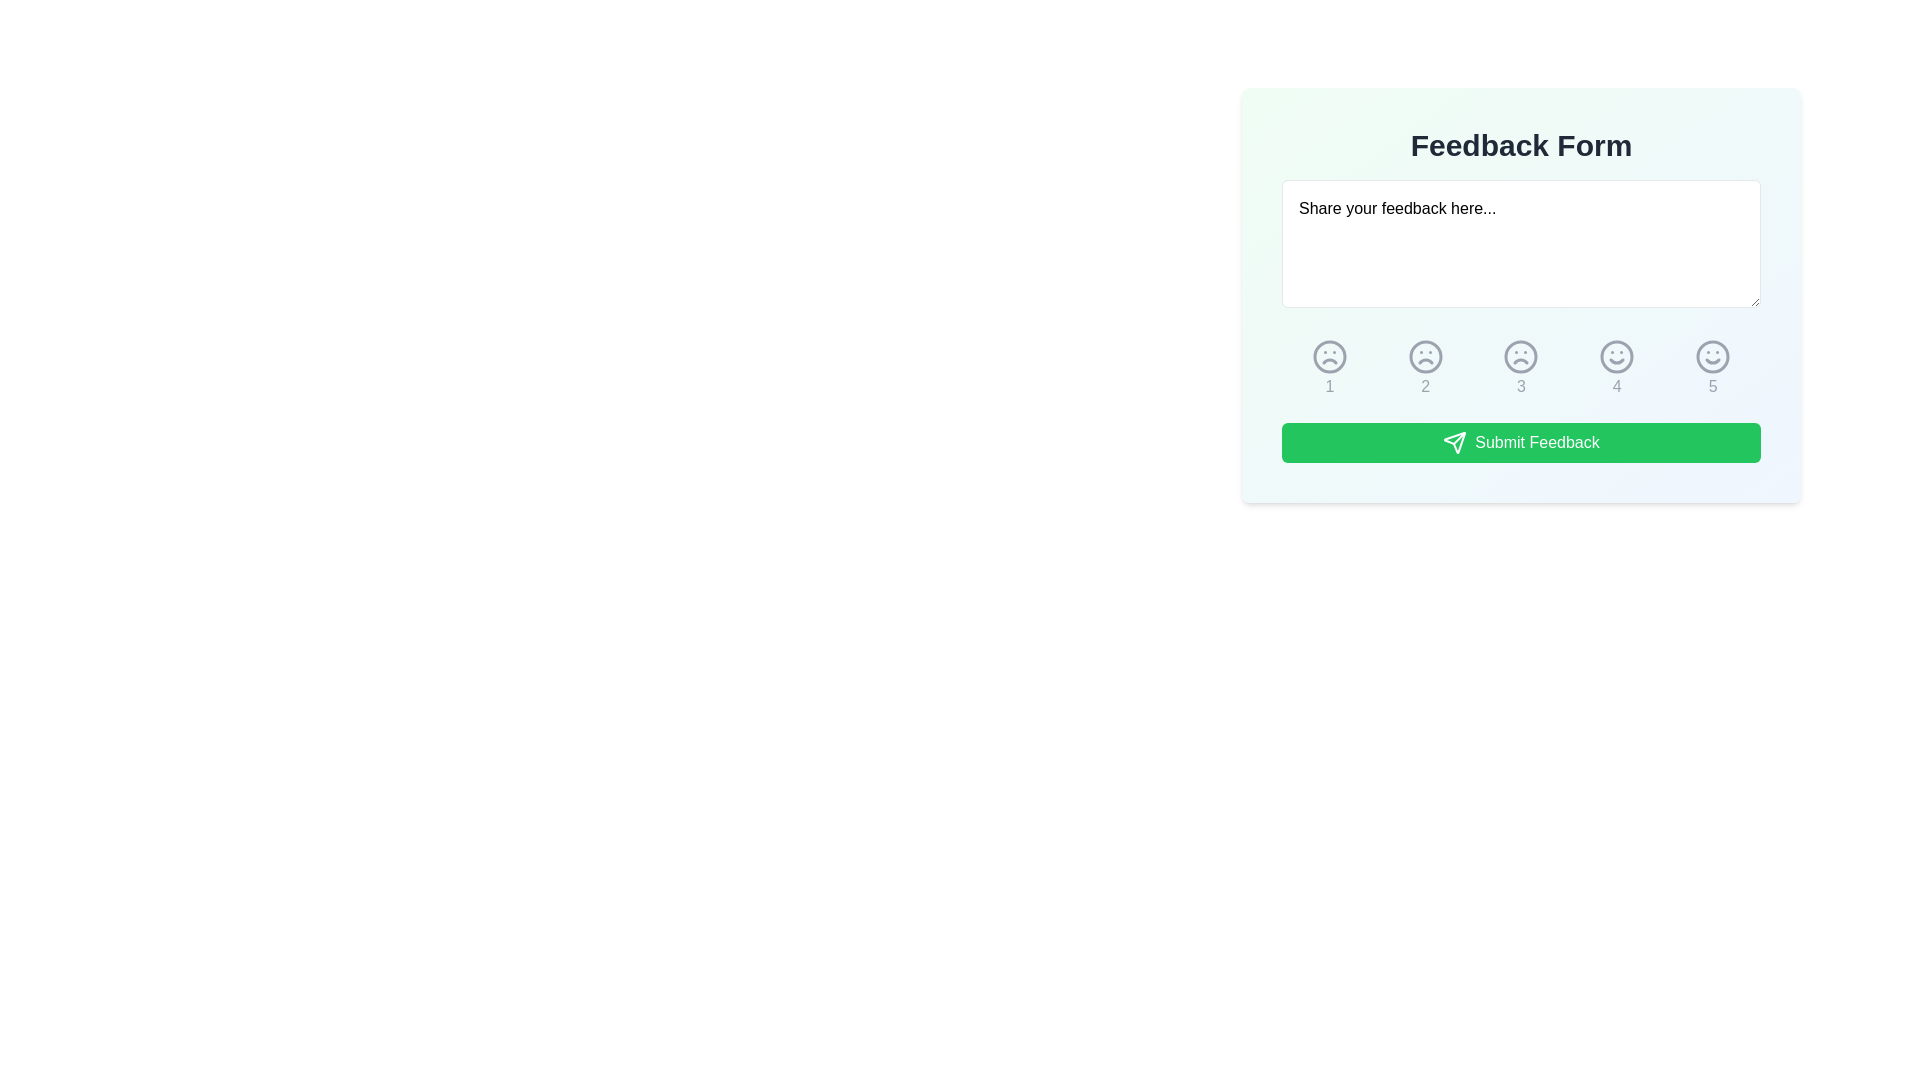  What do you see at coordinates (1712, 356) in the screenshot?
I see `the smiley face icon, which is the fifth icon in a horizontal sequence of five emotion-rating icons displayed at the bottom of a feedback form` at bounding box center [1712, 356].